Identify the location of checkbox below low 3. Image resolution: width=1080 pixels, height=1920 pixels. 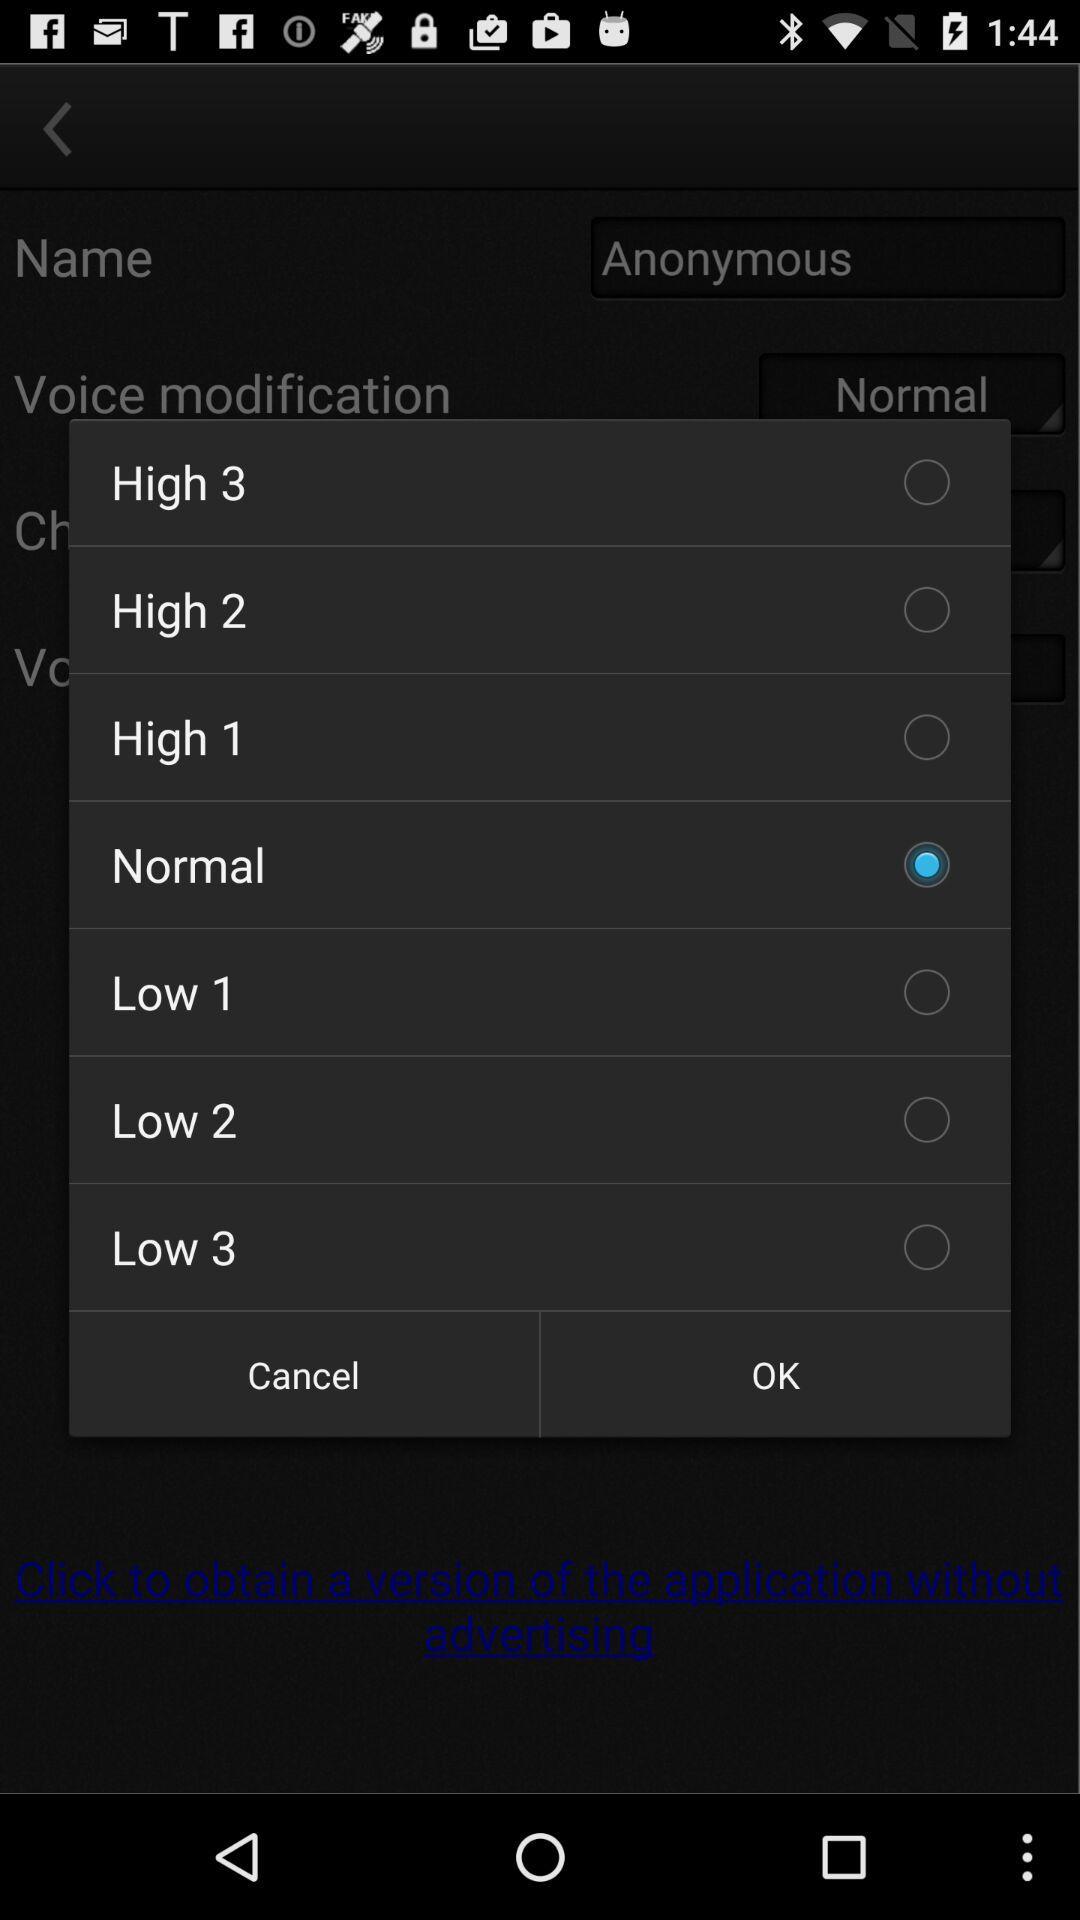
(304, 1373).